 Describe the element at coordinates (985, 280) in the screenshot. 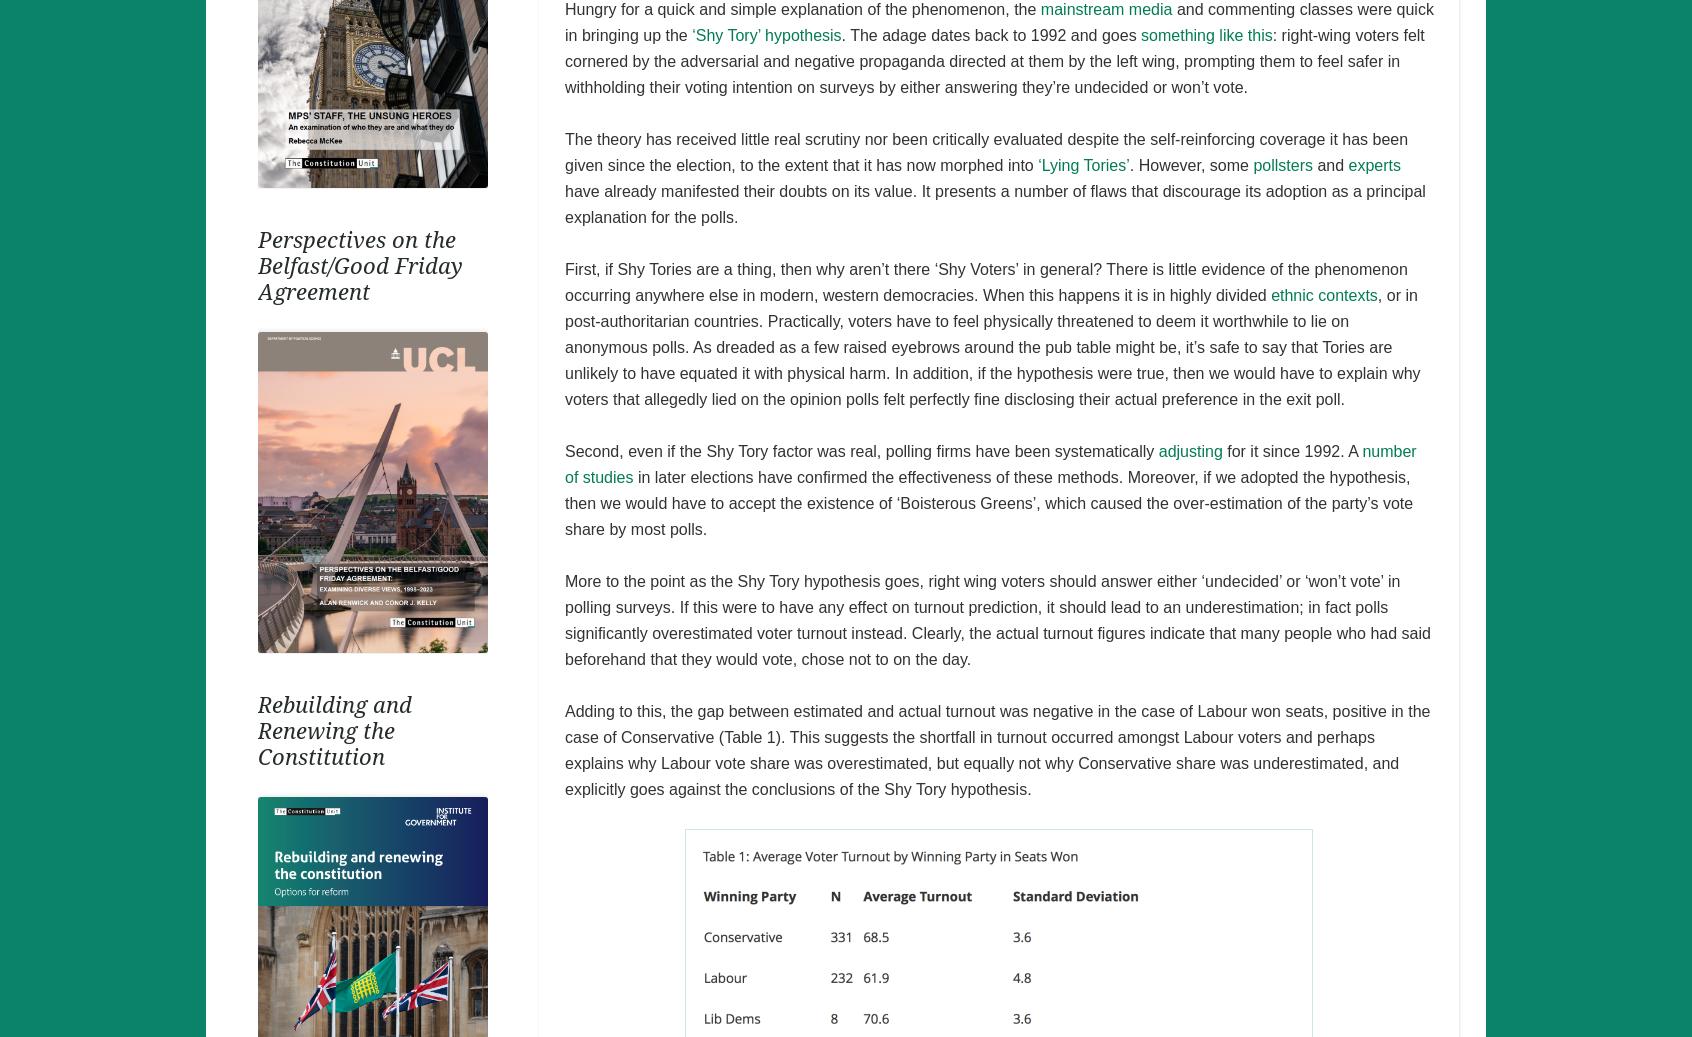

I see `'First, if Shy Tories are a thing, then why aren’t there ‘Shy Voters’ in general? There is little evidence of the phenomenon occurring anywhere else in modern, western democracies. When this happens it is in highly divided'` at that location.